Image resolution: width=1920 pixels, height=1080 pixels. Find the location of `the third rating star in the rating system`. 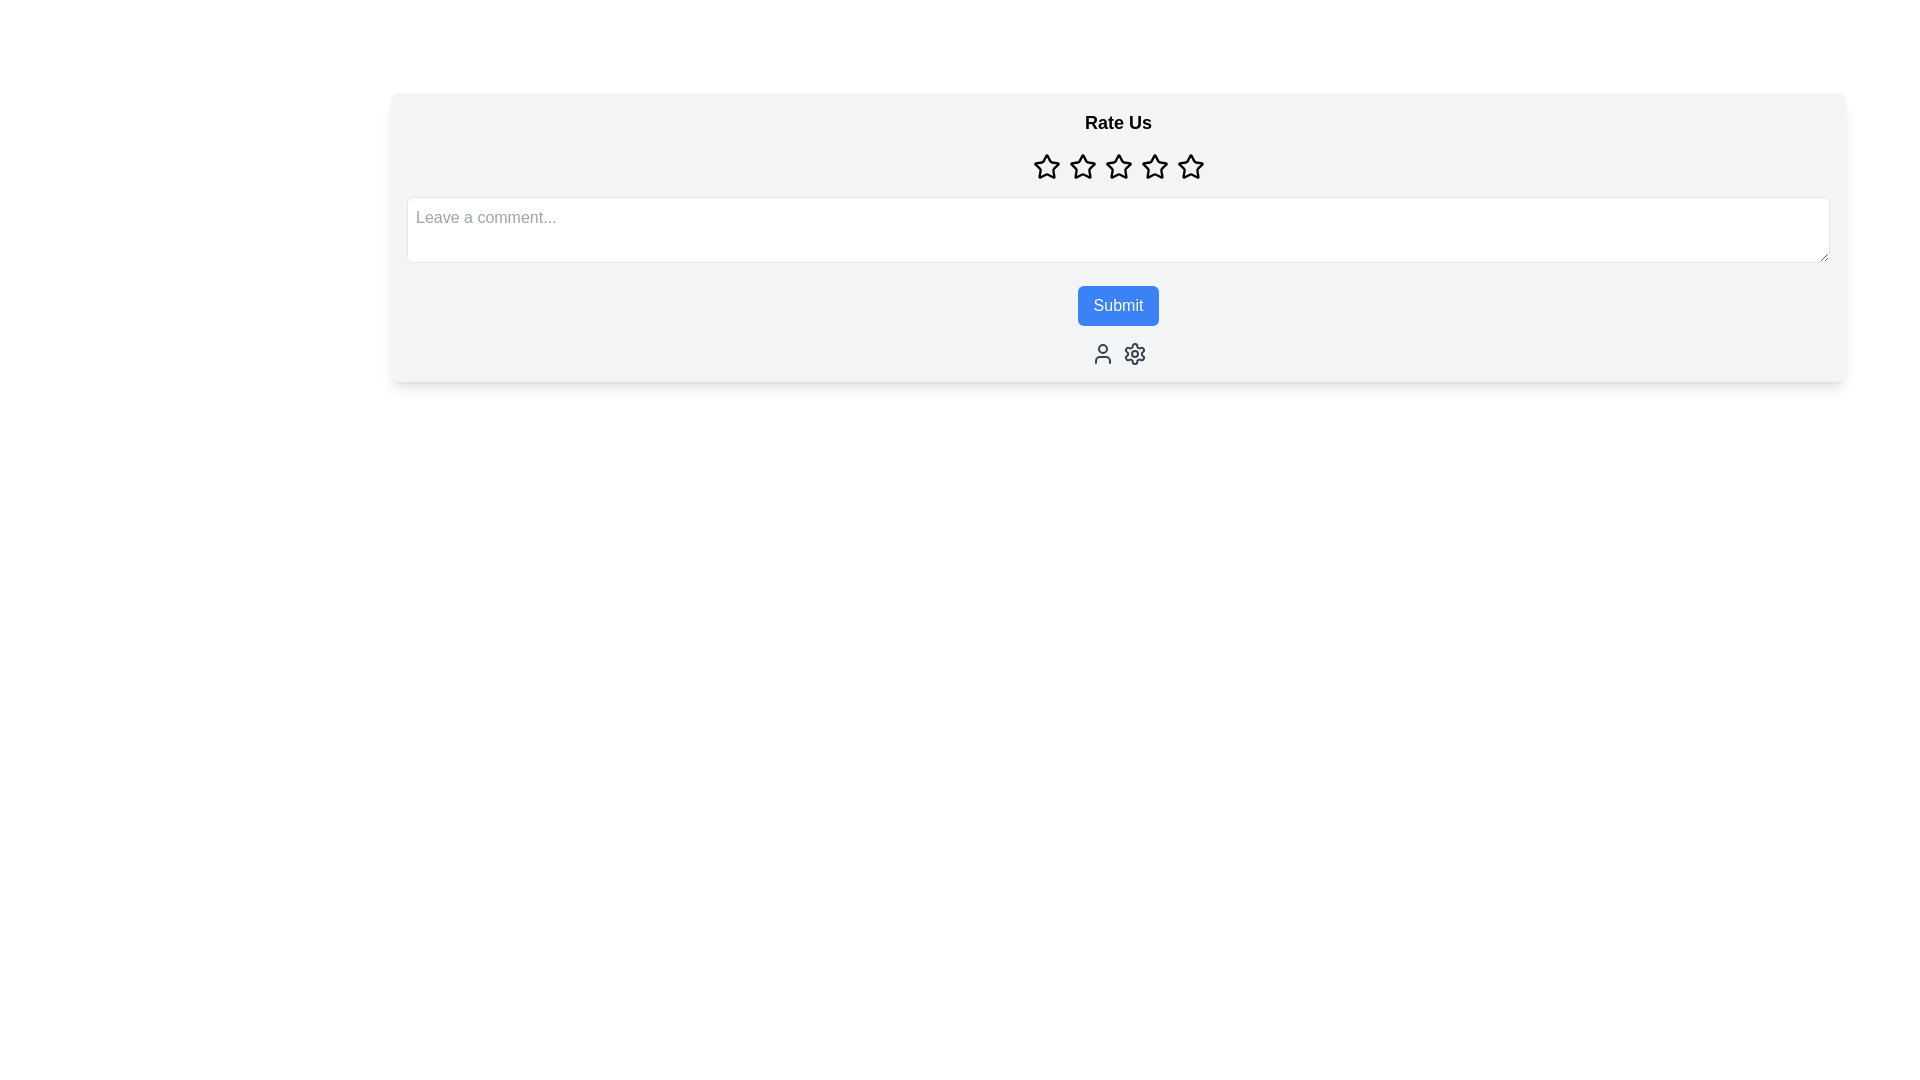

the third rating star in the rating system is located at coordinates (1117, 165).